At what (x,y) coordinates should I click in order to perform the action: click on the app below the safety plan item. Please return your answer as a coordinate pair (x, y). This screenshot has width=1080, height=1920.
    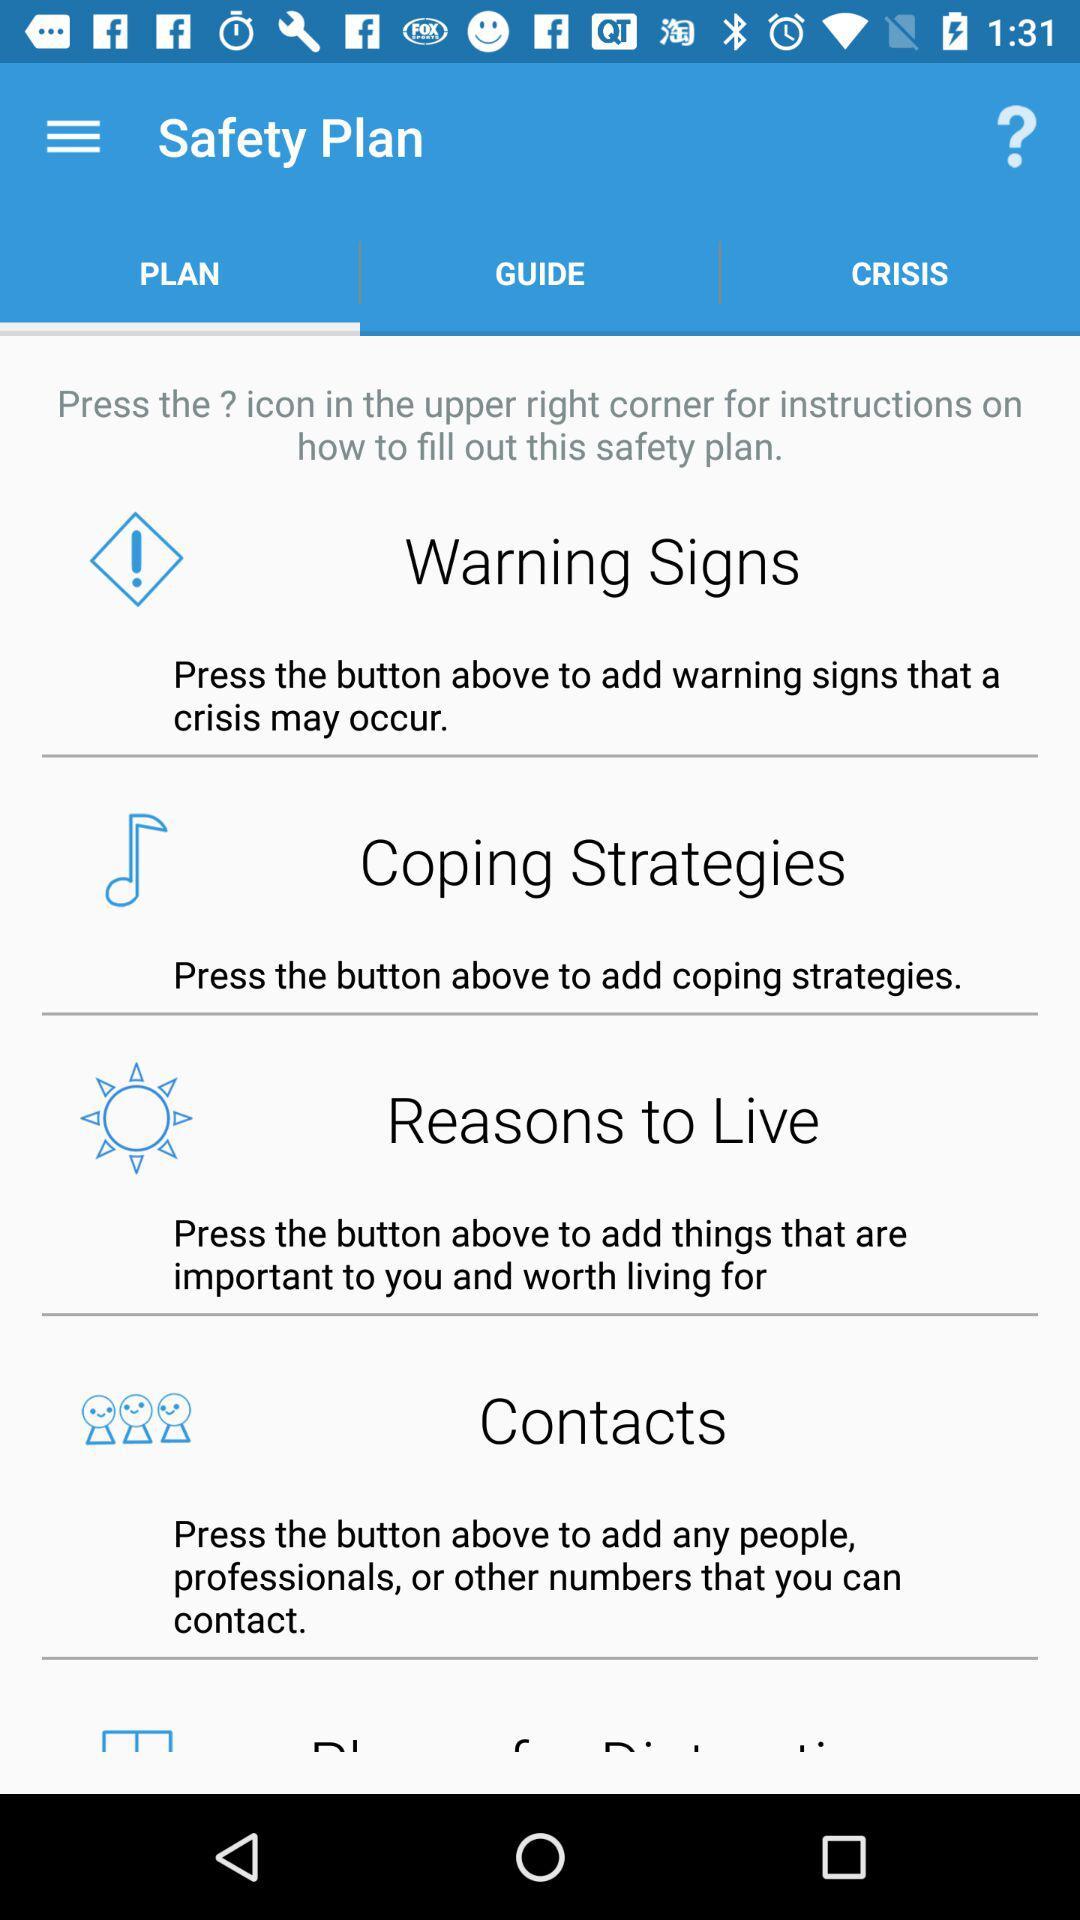
    Looking at the image, I should click on (540, 272).